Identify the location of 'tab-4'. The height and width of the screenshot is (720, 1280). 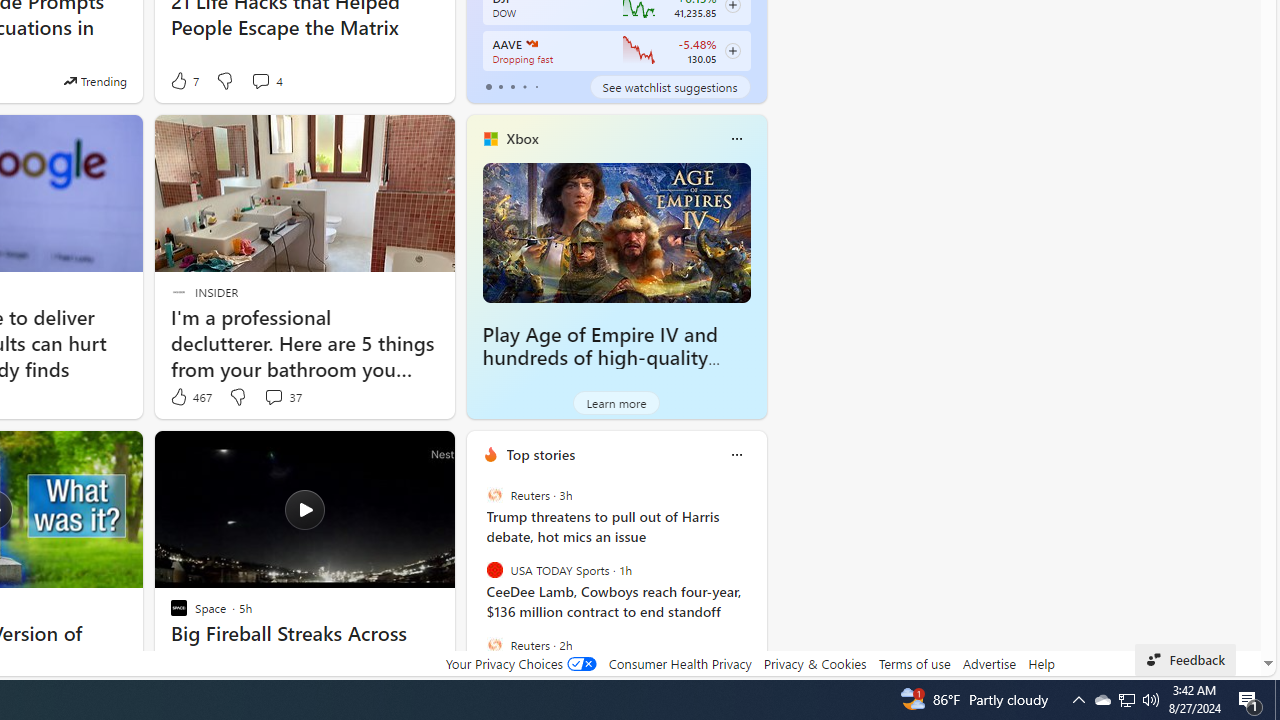
(536, 86).